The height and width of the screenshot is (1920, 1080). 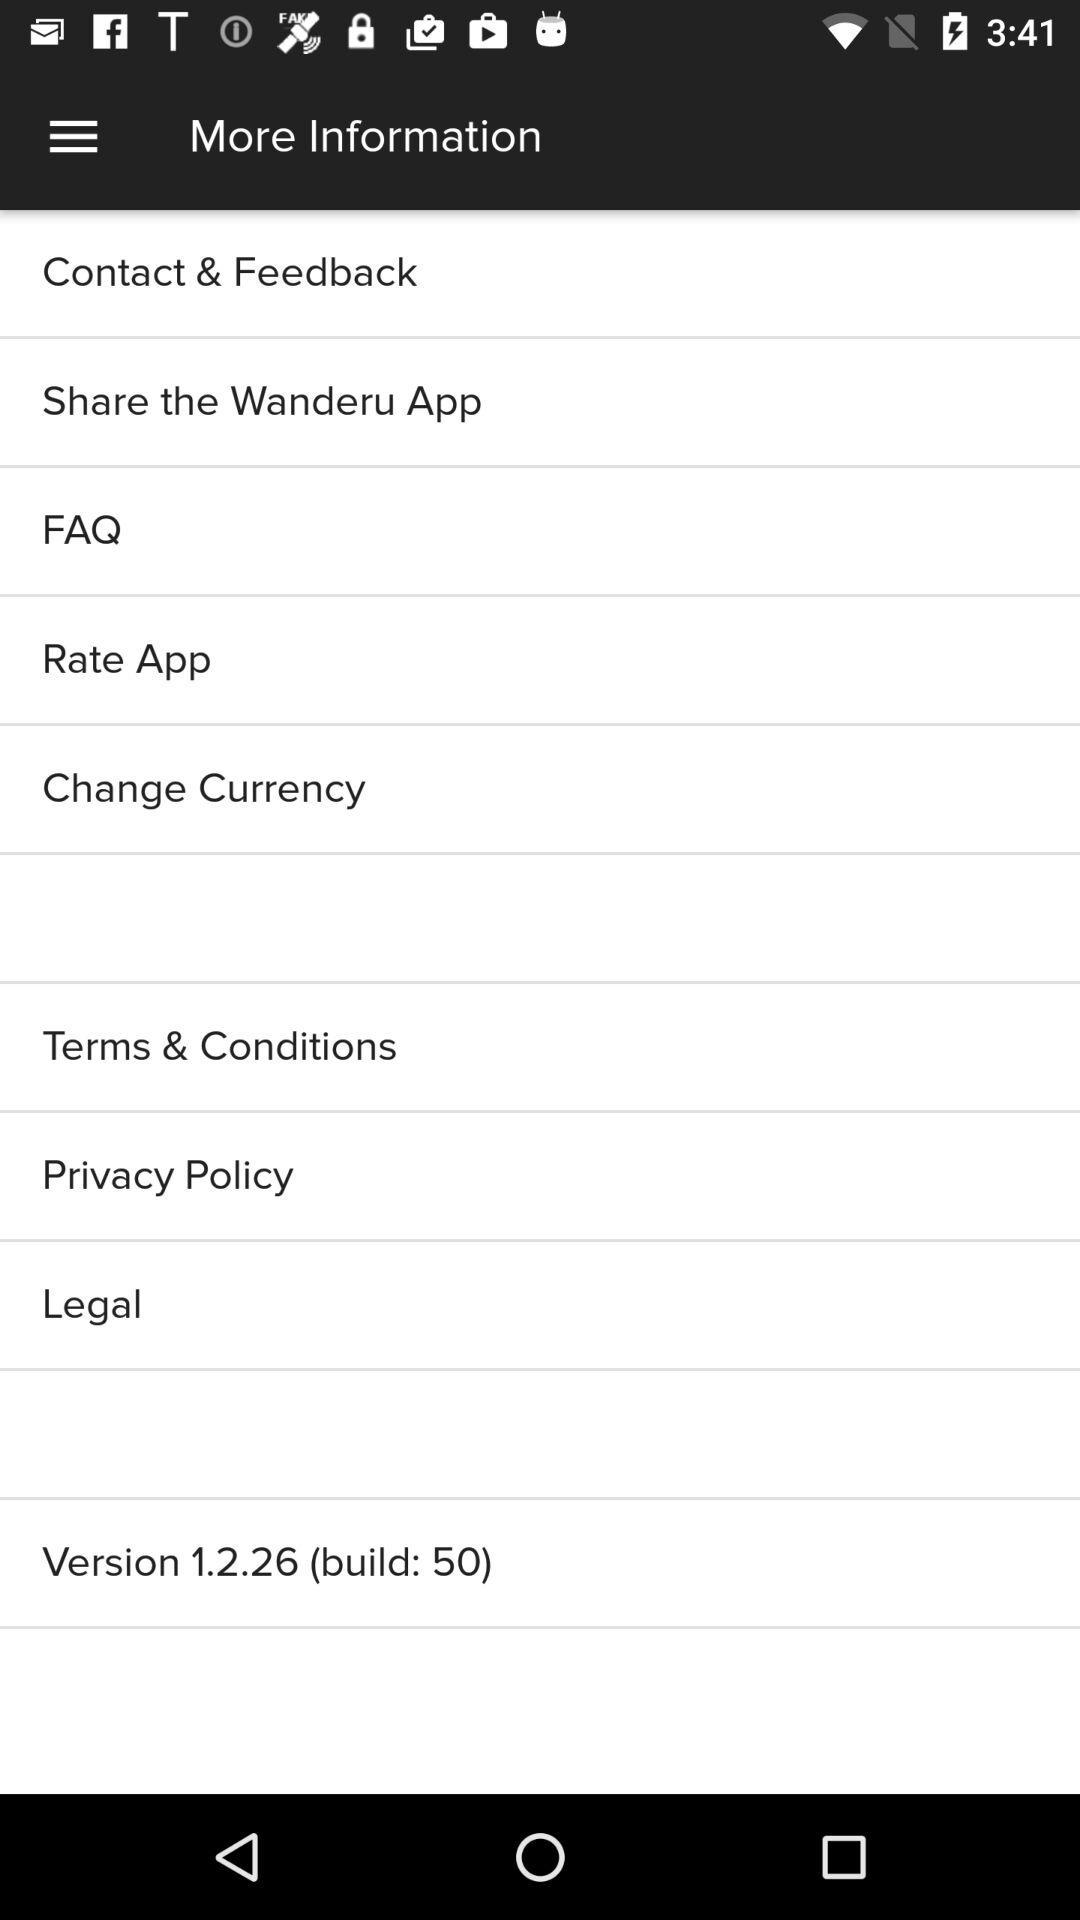 What do you see at coordinates (540, 1305) in the screenshot?
I see `legal item` at bounding box center [540, 1305].